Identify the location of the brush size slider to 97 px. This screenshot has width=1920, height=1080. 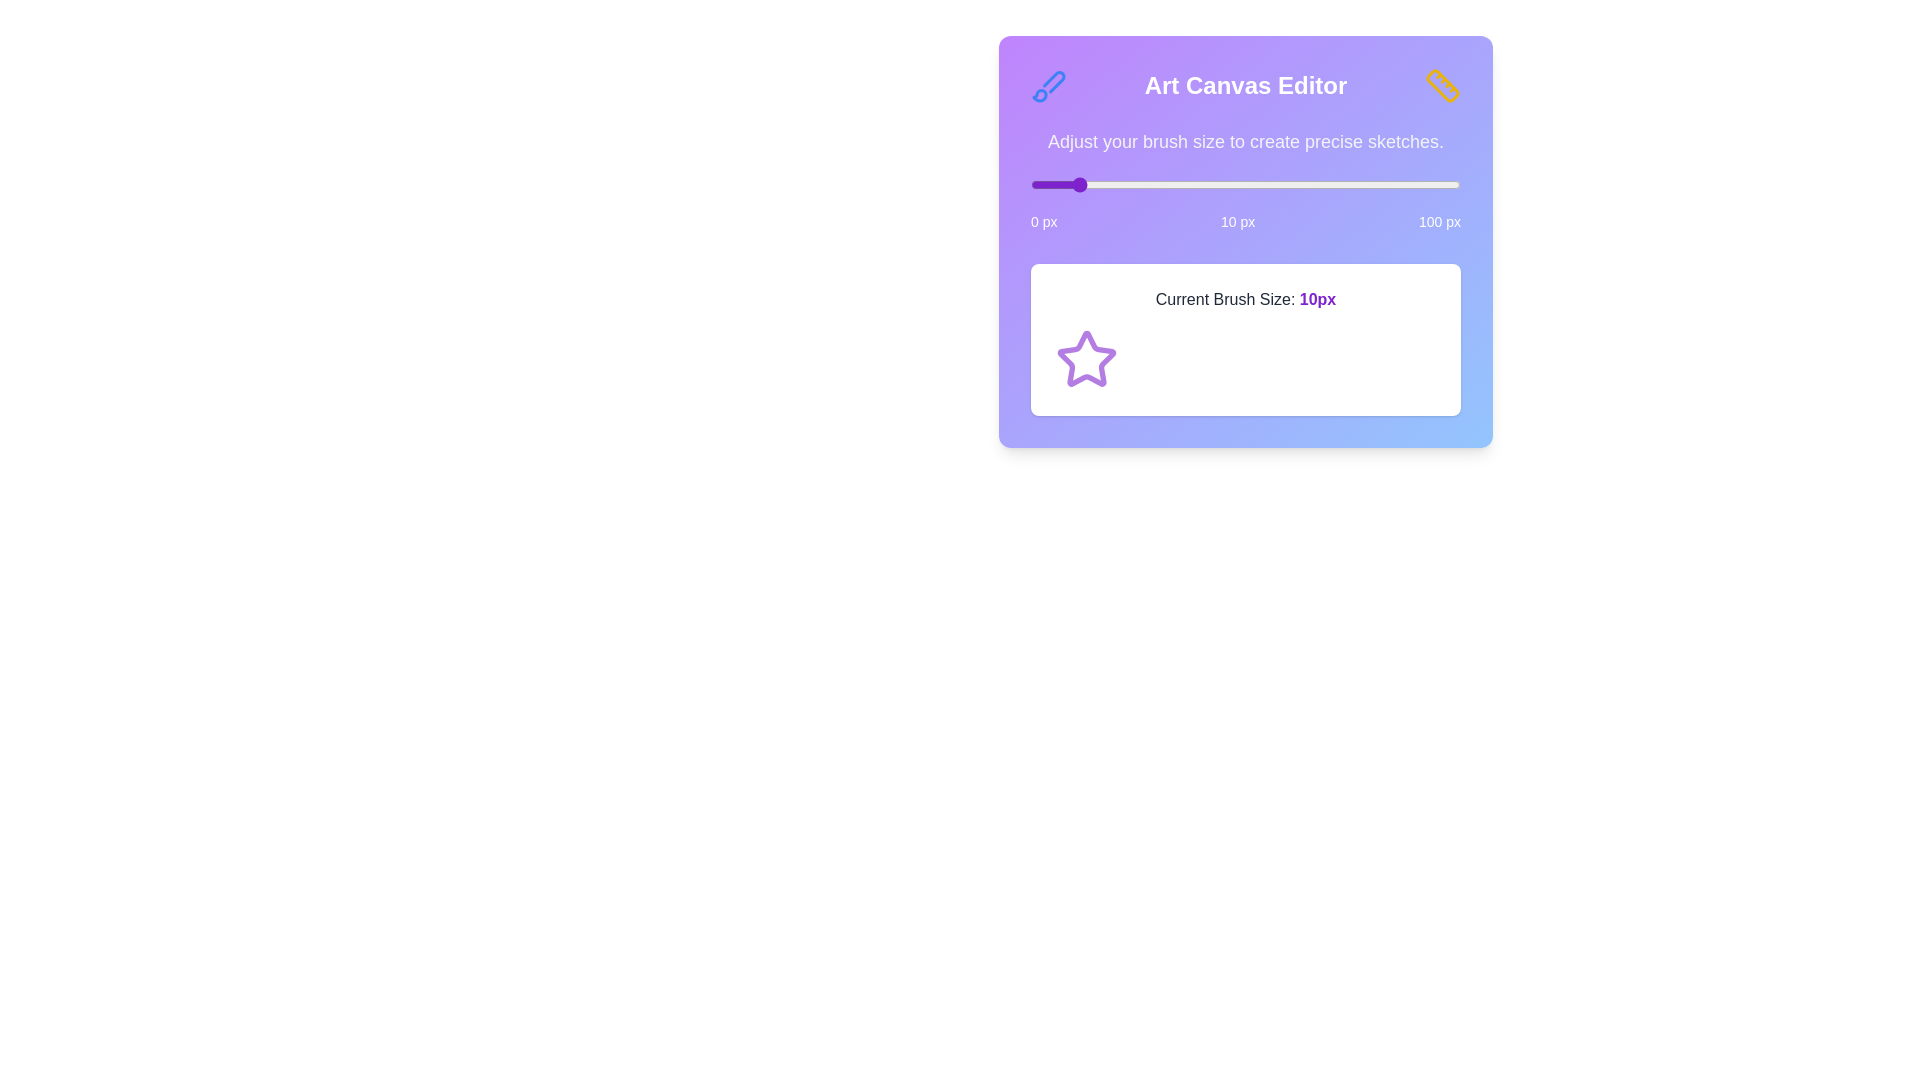
(1448, 185).